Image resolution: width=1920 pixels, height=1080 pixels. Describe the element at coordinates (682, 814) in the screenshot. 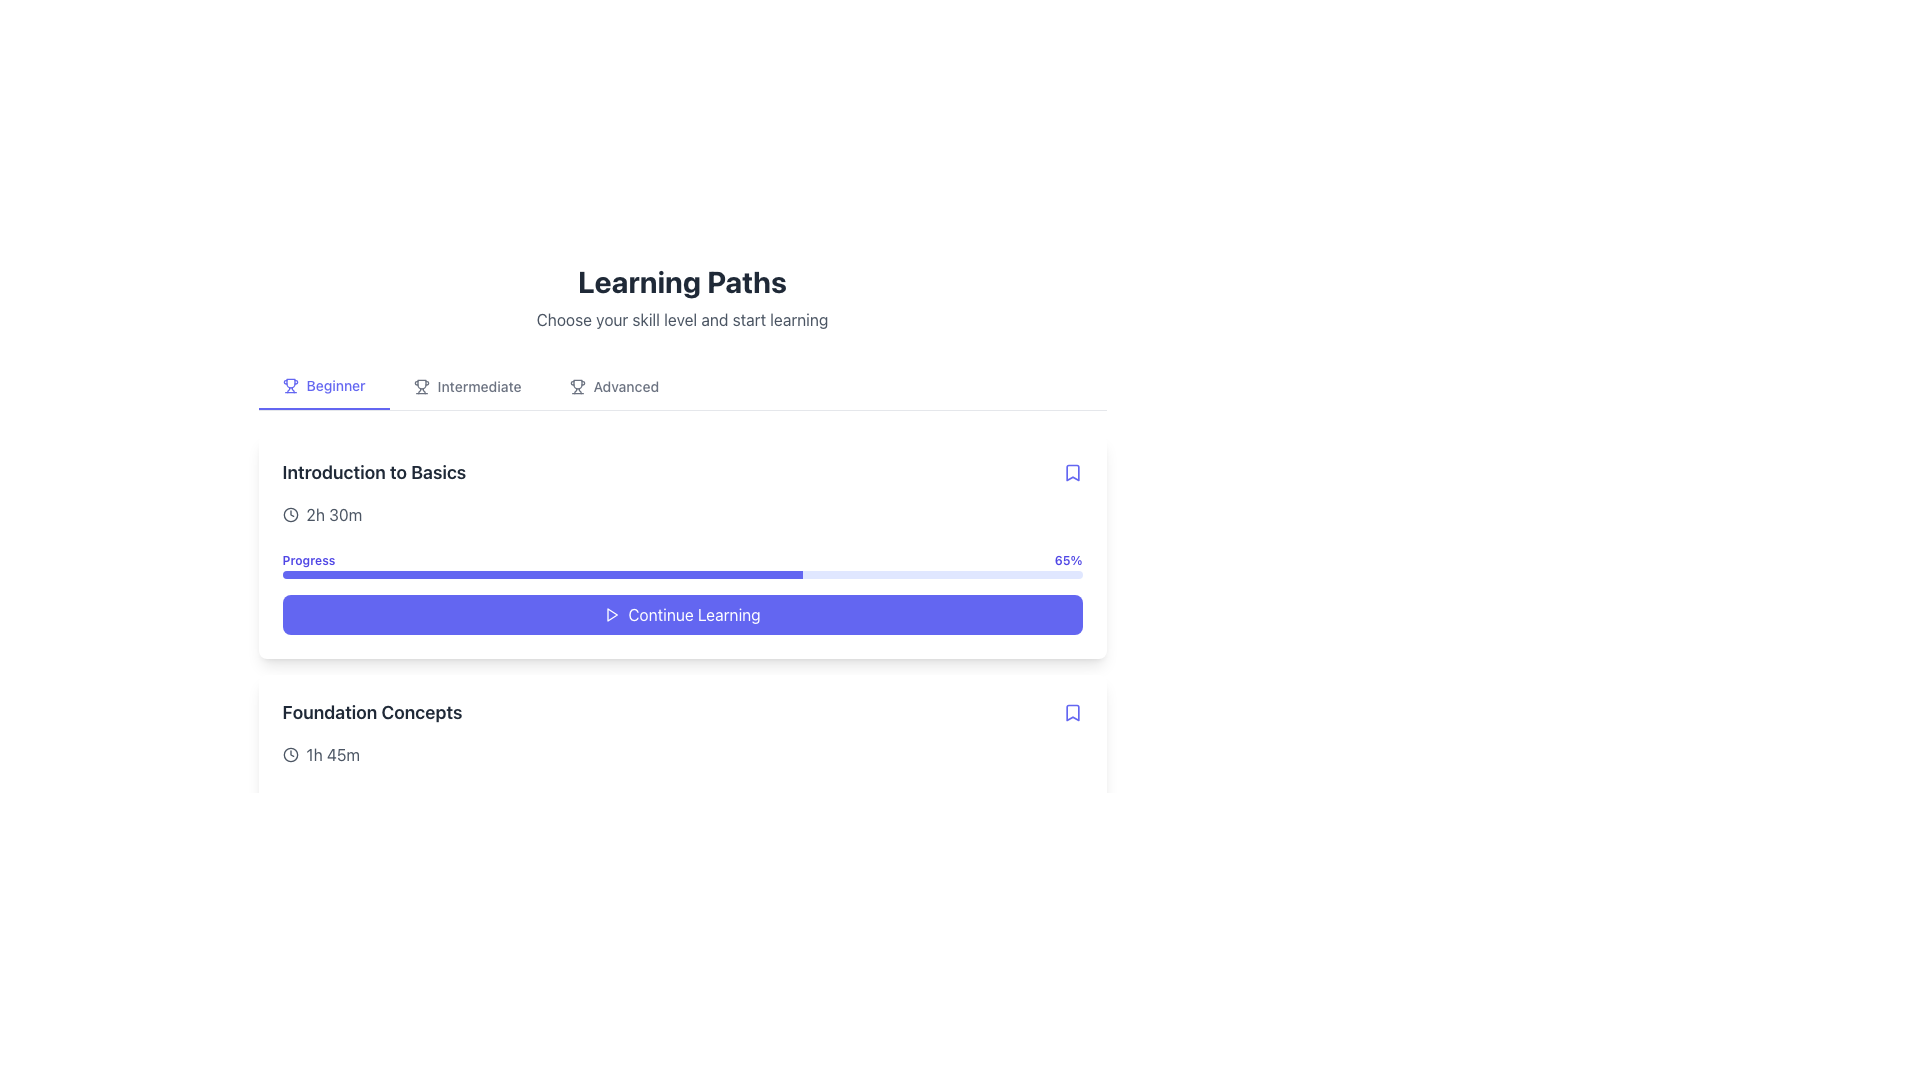

I see `the progress bar located in the 'Foundation Concepts' section, which has a light indigo background and a smaller darker indigo bar indicating 40% completion` at that location.